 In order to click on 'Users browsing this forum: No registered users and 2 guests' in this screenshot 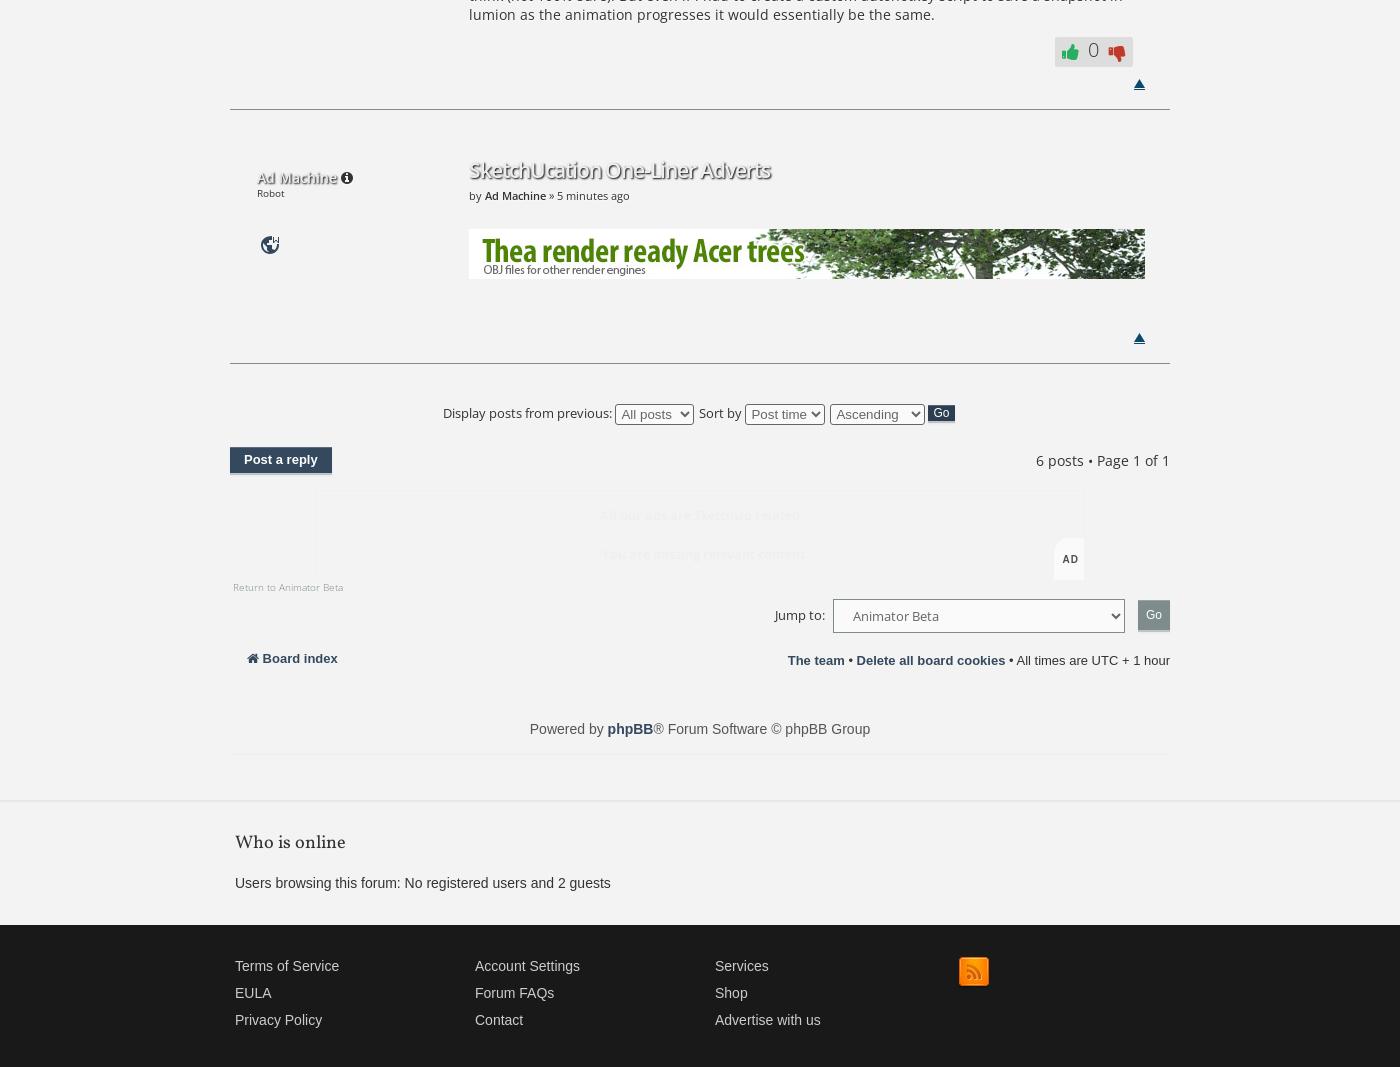, I will do `click(234, 882)`.